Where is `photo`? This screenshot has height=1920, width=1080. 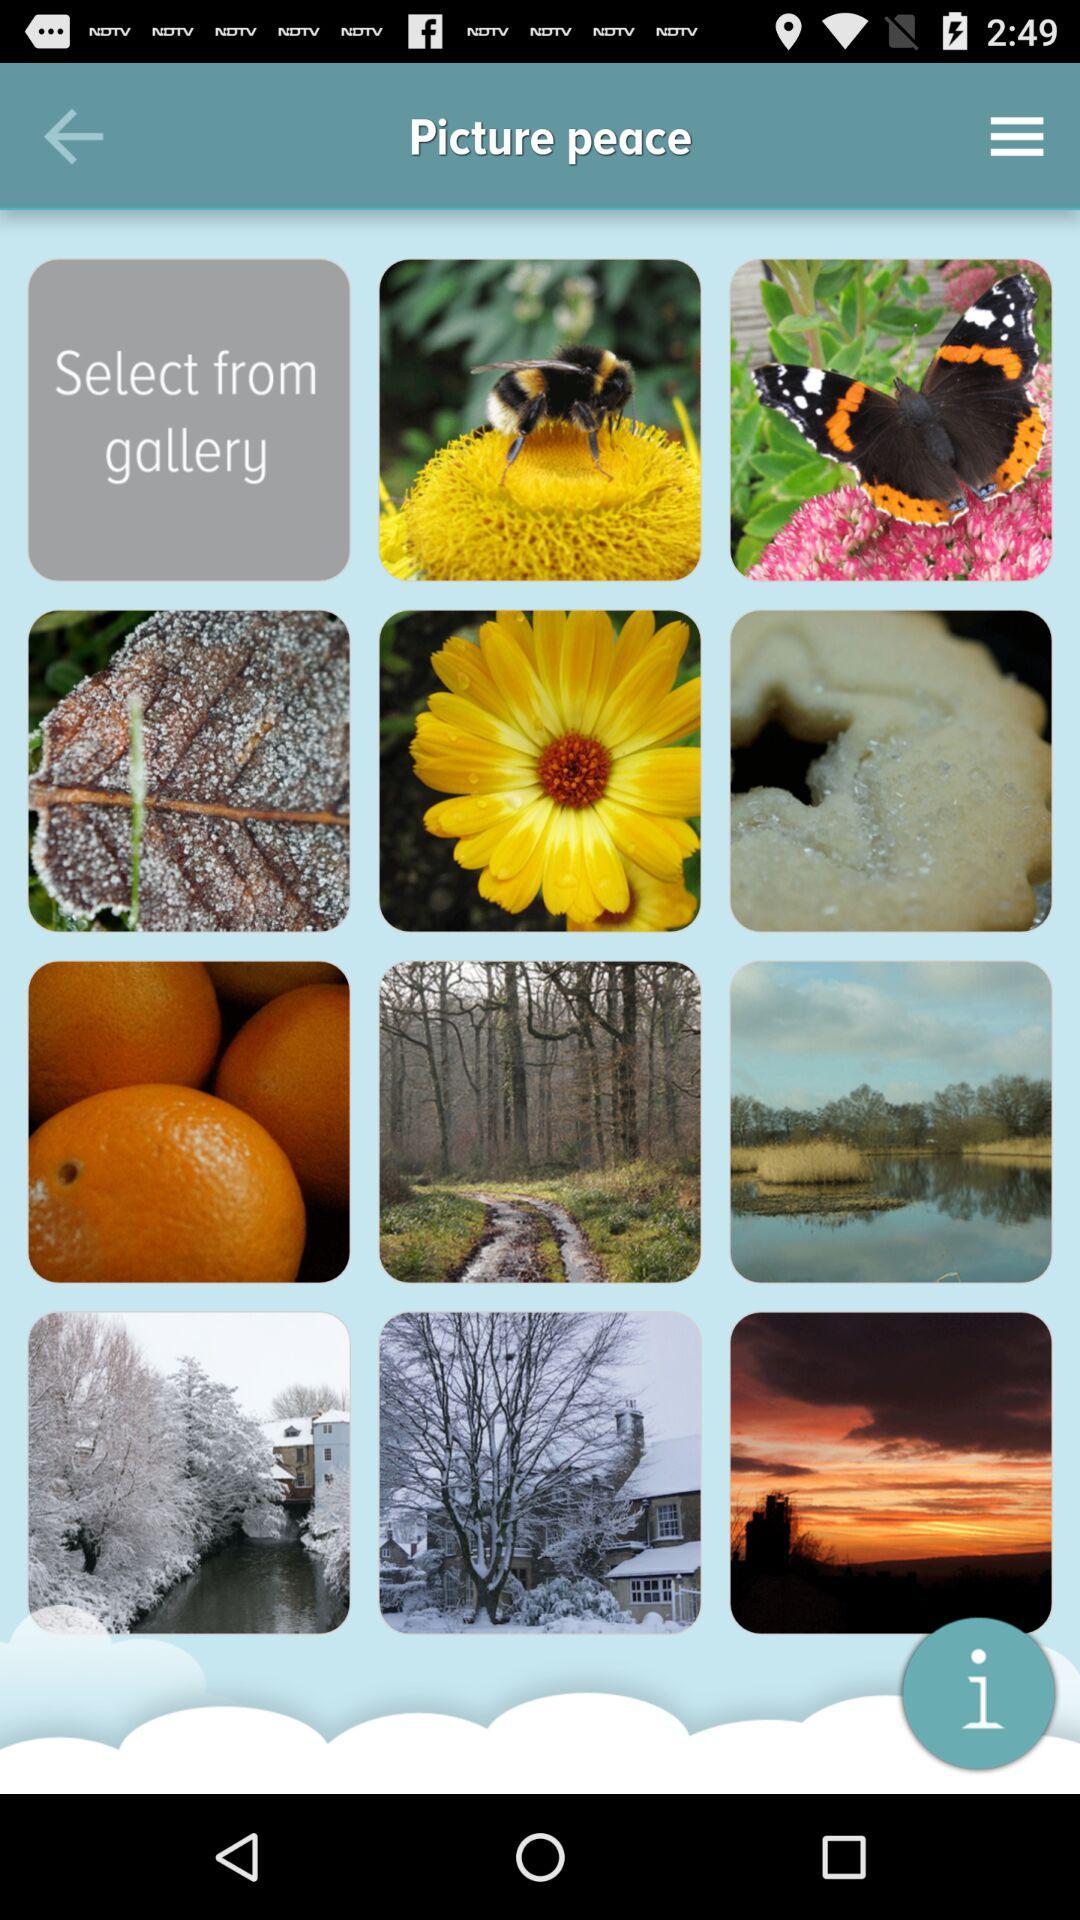
photo is located at coordinates (189, 1122).